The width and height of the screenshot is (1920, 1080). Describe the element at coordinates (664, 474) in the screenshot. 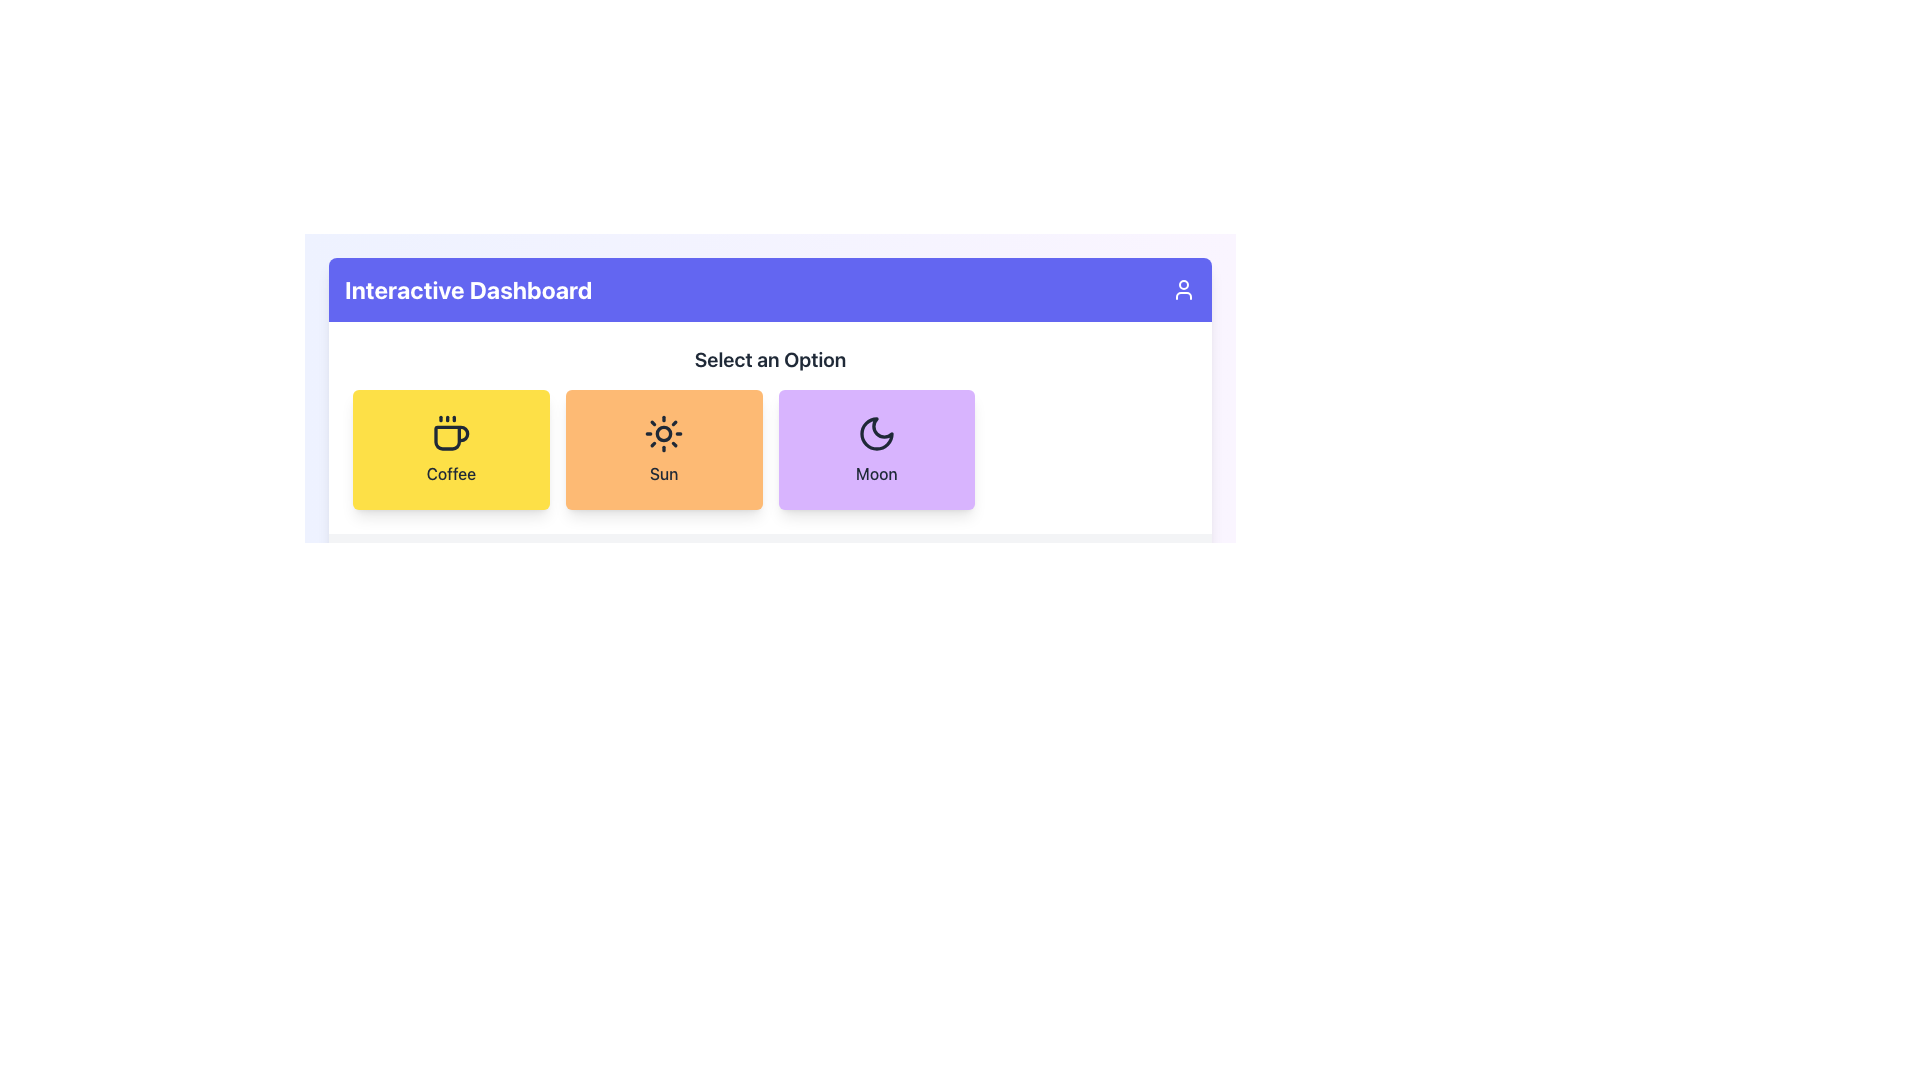

I see `the text label displaying the word 'Sun' which is styled in medium-weight font and dark gray color, located near the bottom of an orange rectangular card that is the second card from the left in a row of three cards` at that location.